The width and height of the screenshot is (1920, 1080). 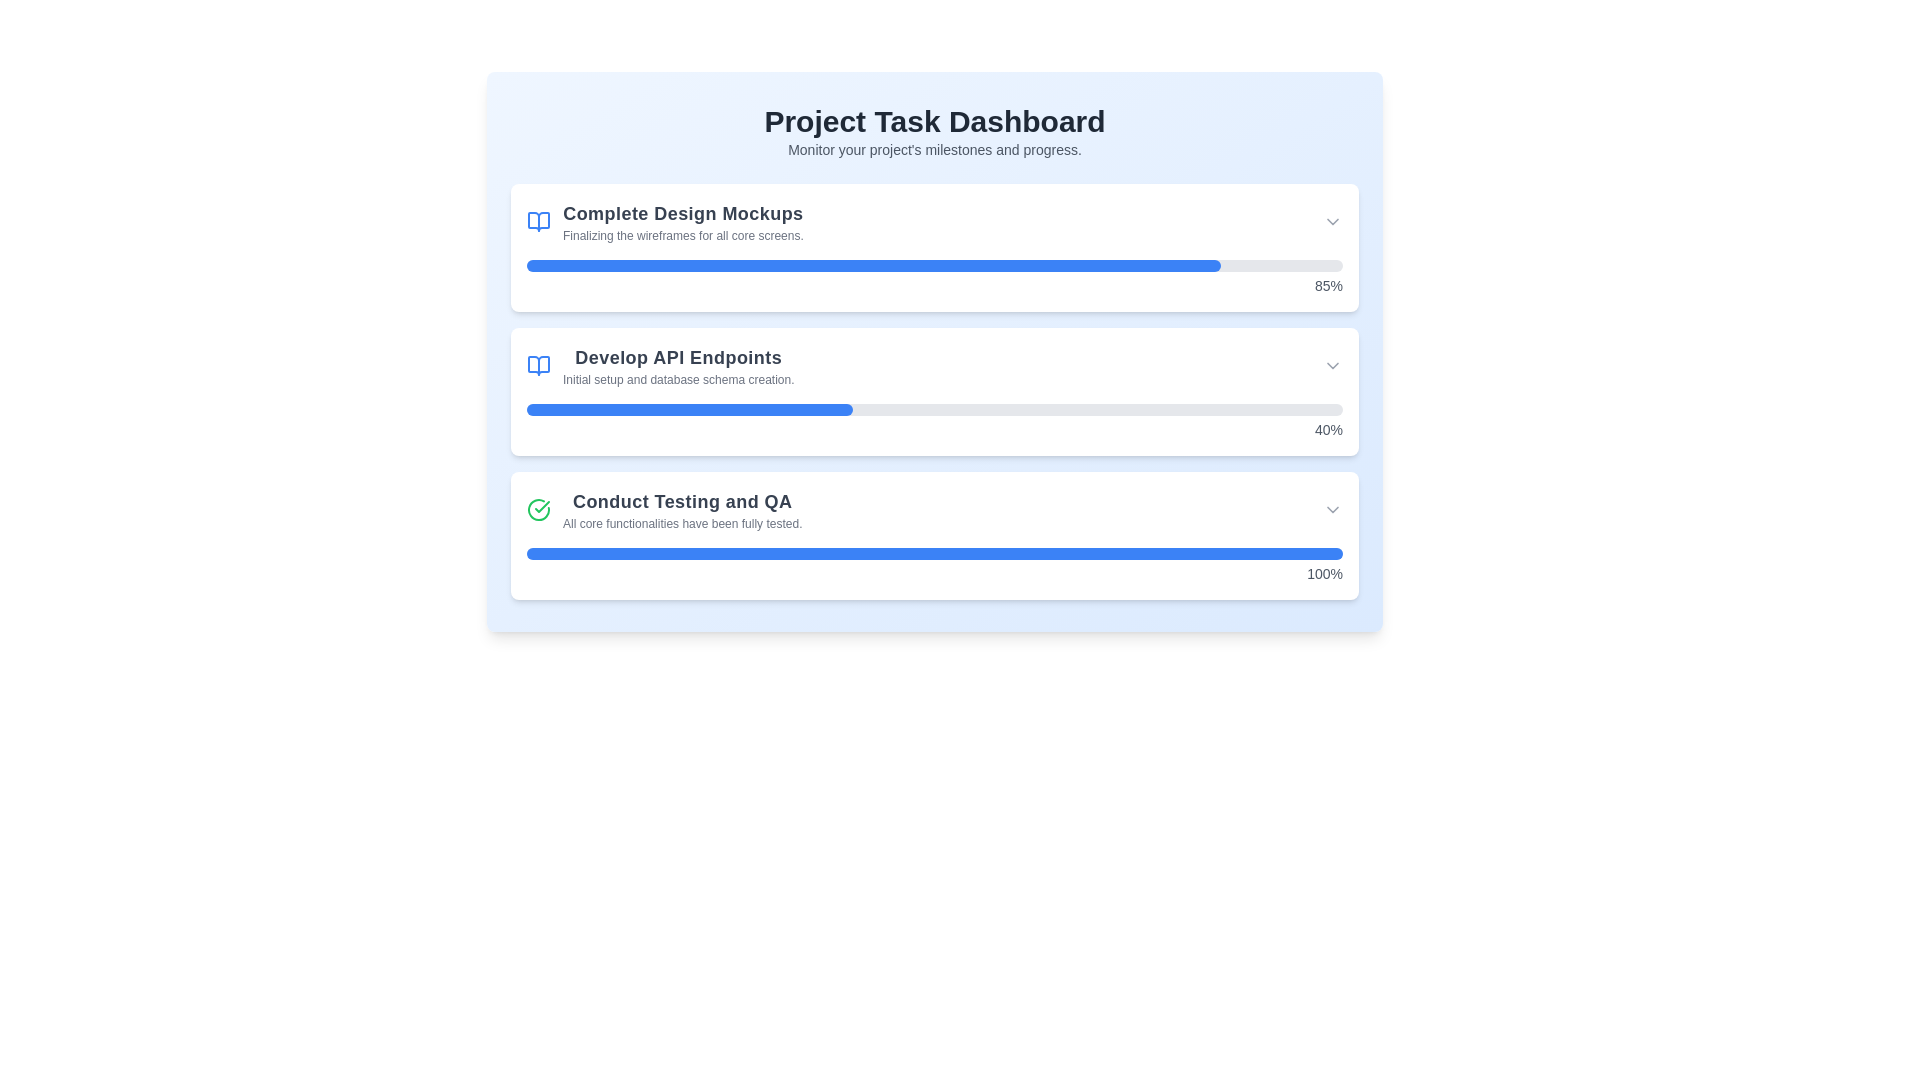 What do you see at coordinates (551, 408) in the screenshot?
I see `progress` at bounding box center [551, 408].